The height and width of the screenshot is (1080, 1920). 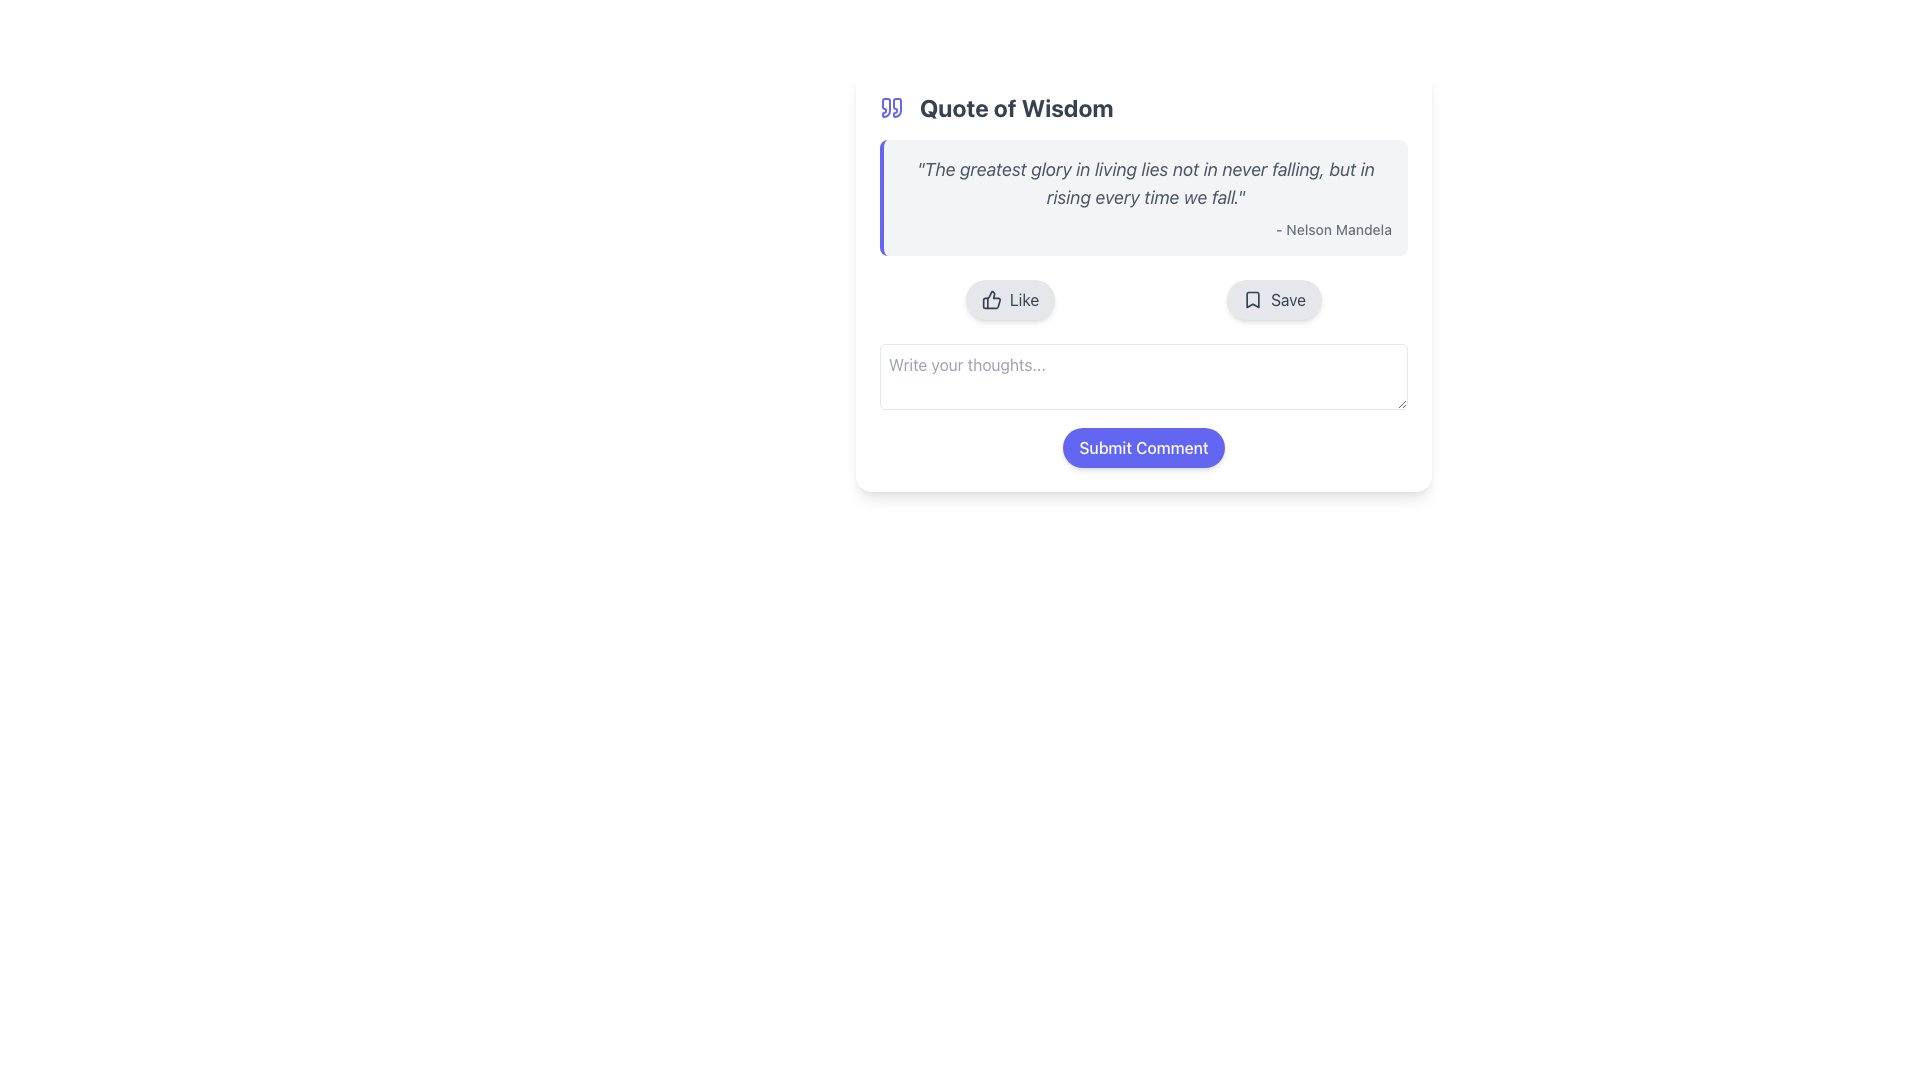 What do you see at coordinates (991, 300) in the screenshot?
I see `thumbs-up icon located within the 'Like' button in the comment section, which is styled as a simplified outline and has no fill color` at bounding box center [991, 300].